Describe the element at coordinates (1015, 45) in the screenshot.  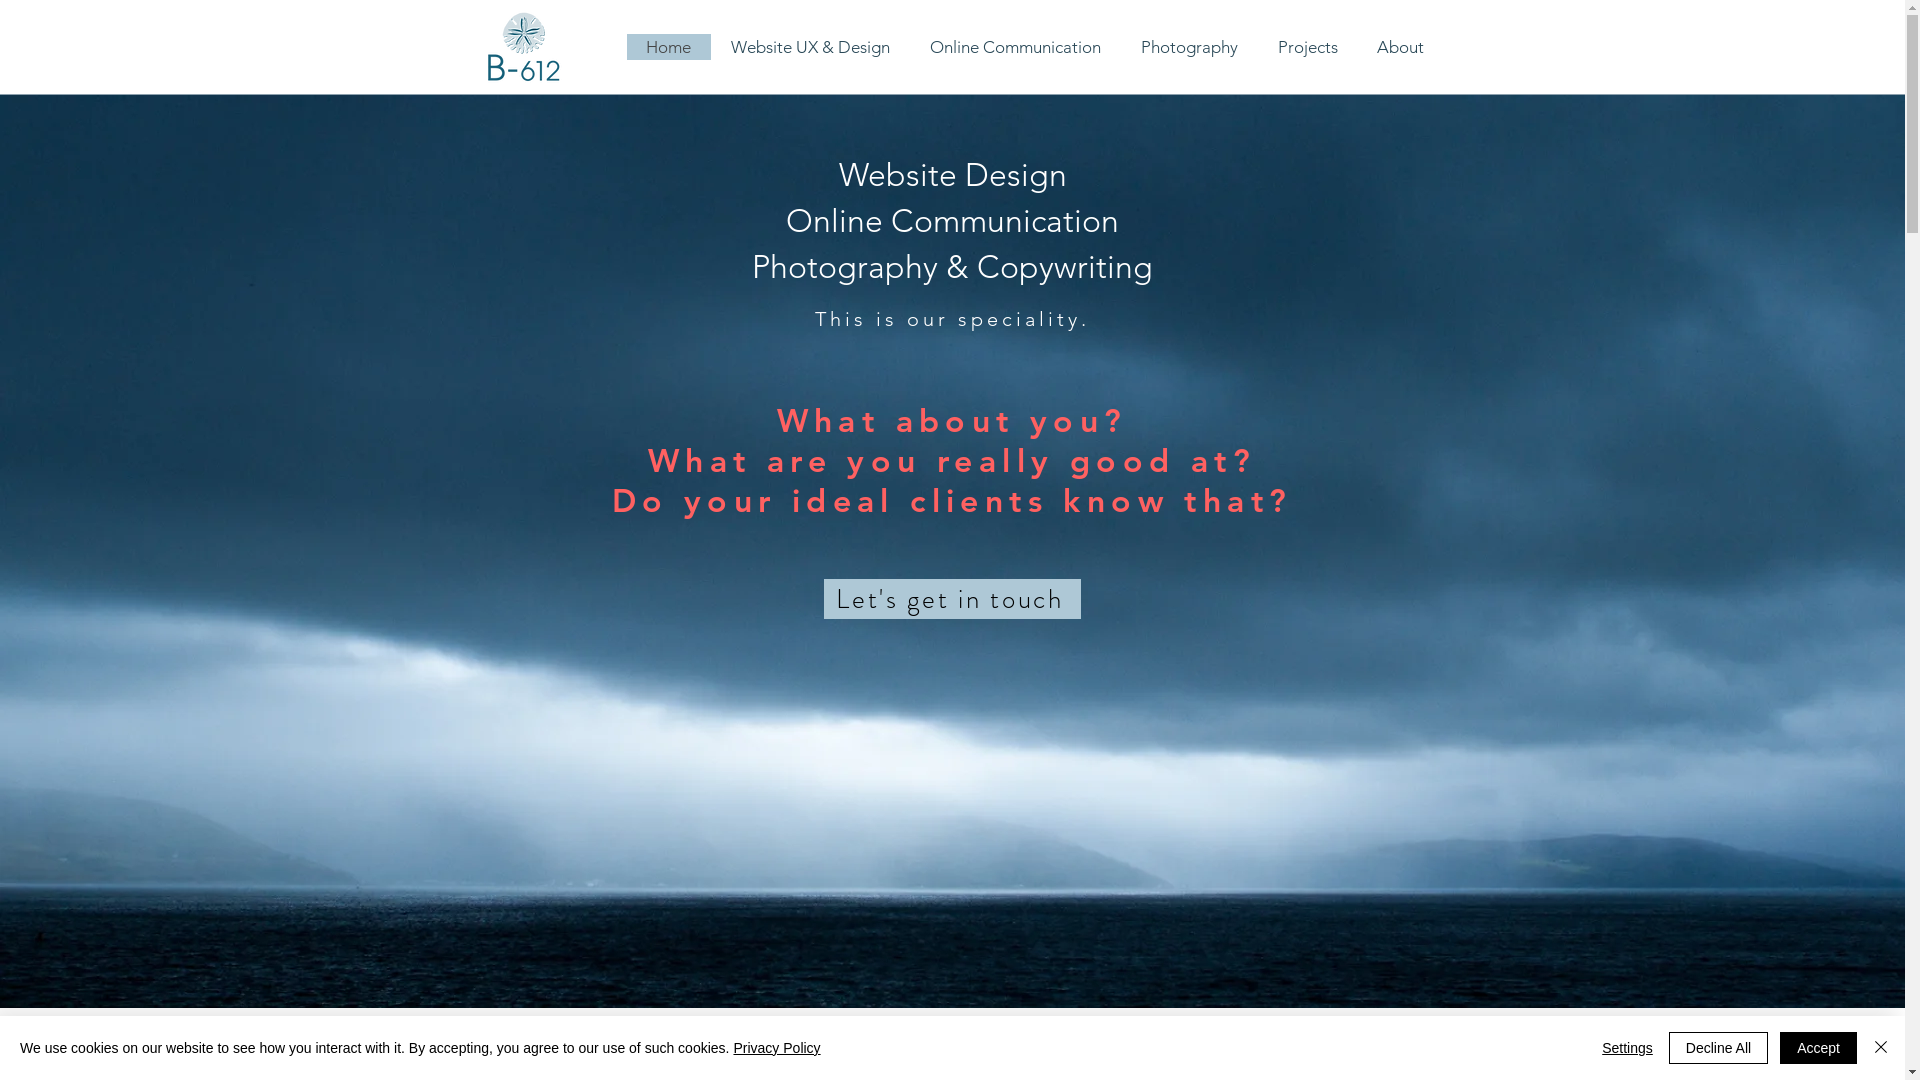
I see `'Online Communication'` at that location.